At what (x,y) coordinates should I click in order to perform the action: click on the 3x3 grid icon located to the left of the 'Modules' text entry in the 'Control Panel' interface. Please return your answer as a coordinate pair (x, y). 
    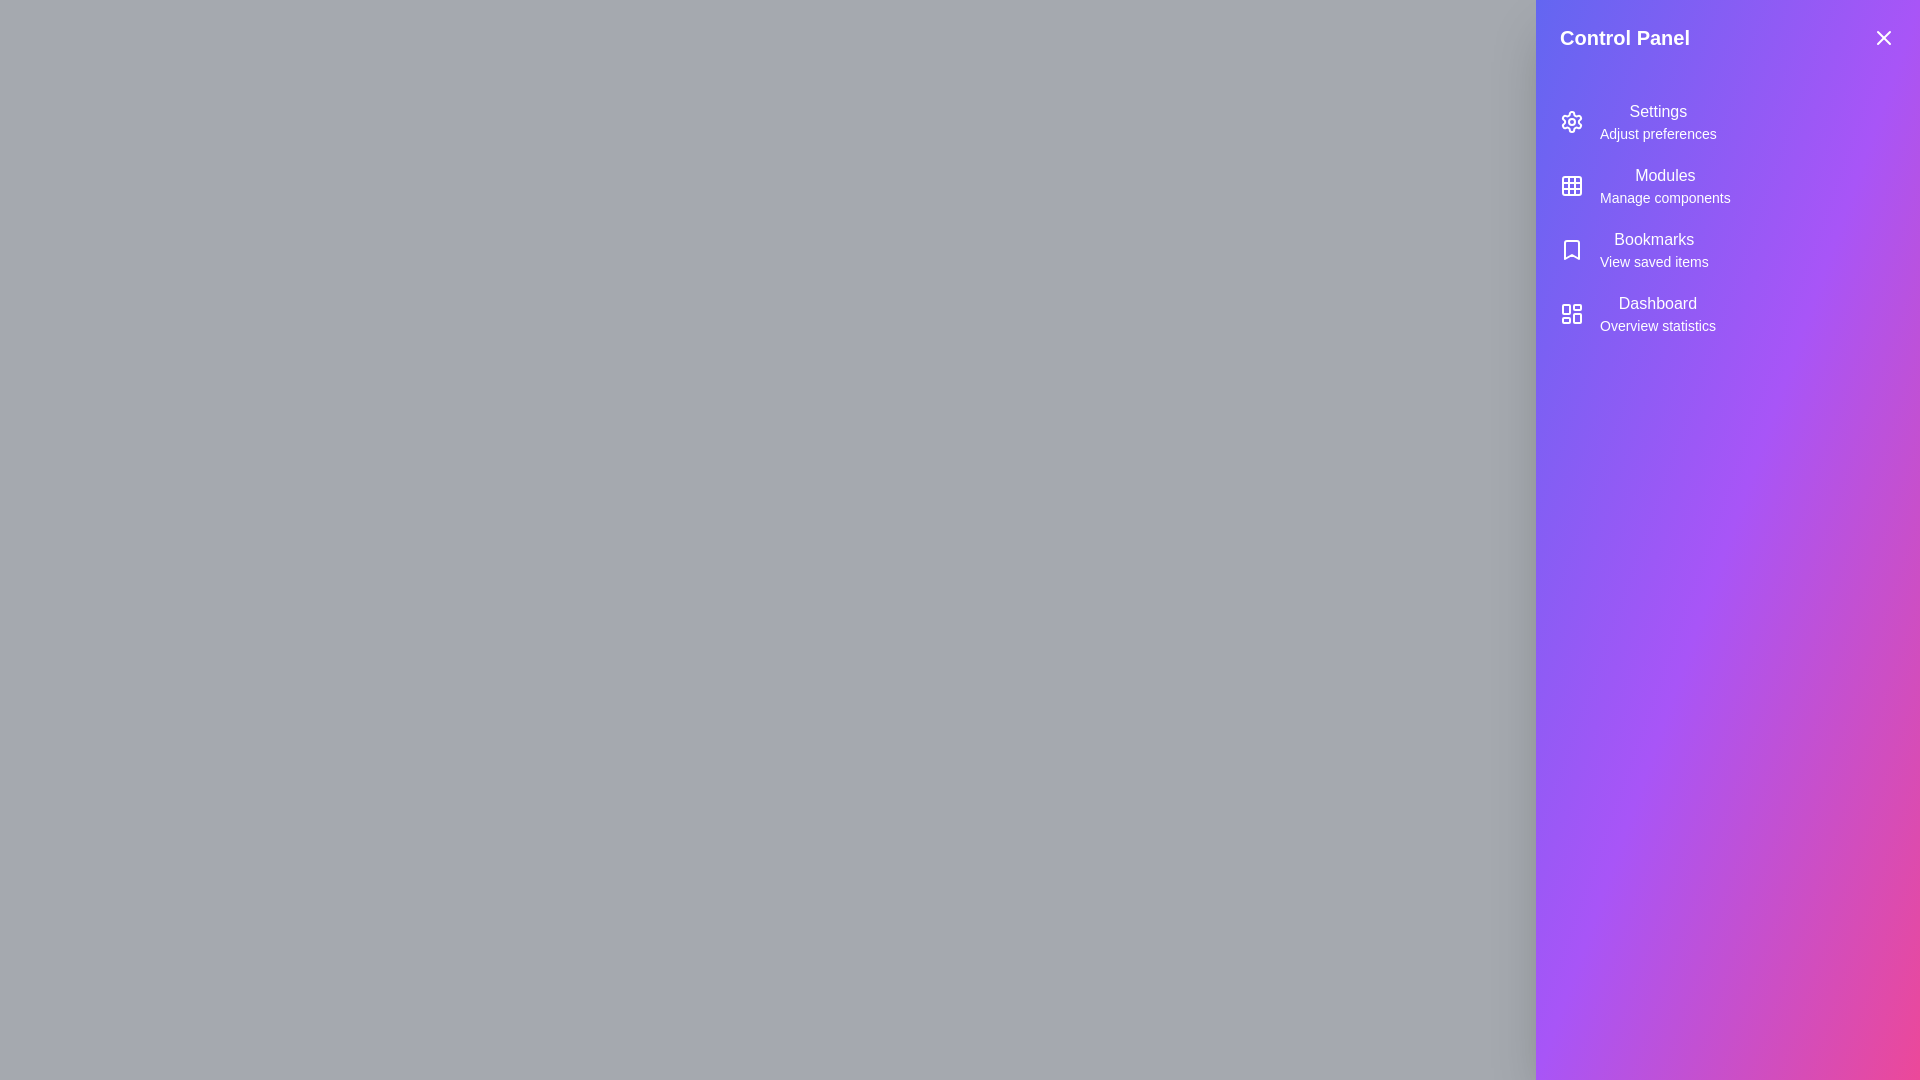
    Looking at the image, I should click on (1570, 185).